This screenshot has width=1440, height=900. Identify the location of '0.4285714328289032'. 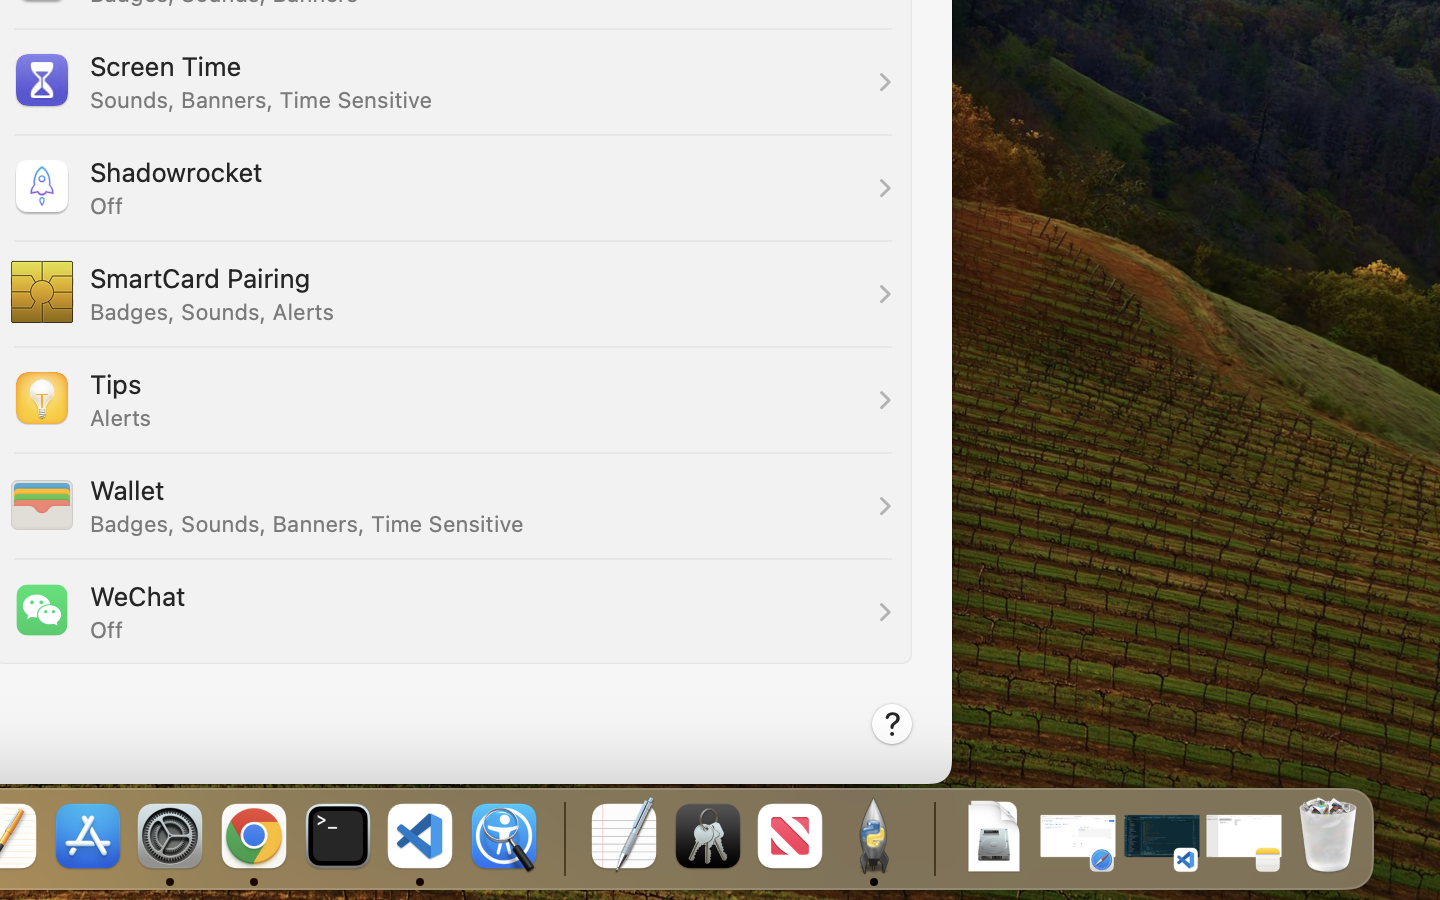
(562, 837).